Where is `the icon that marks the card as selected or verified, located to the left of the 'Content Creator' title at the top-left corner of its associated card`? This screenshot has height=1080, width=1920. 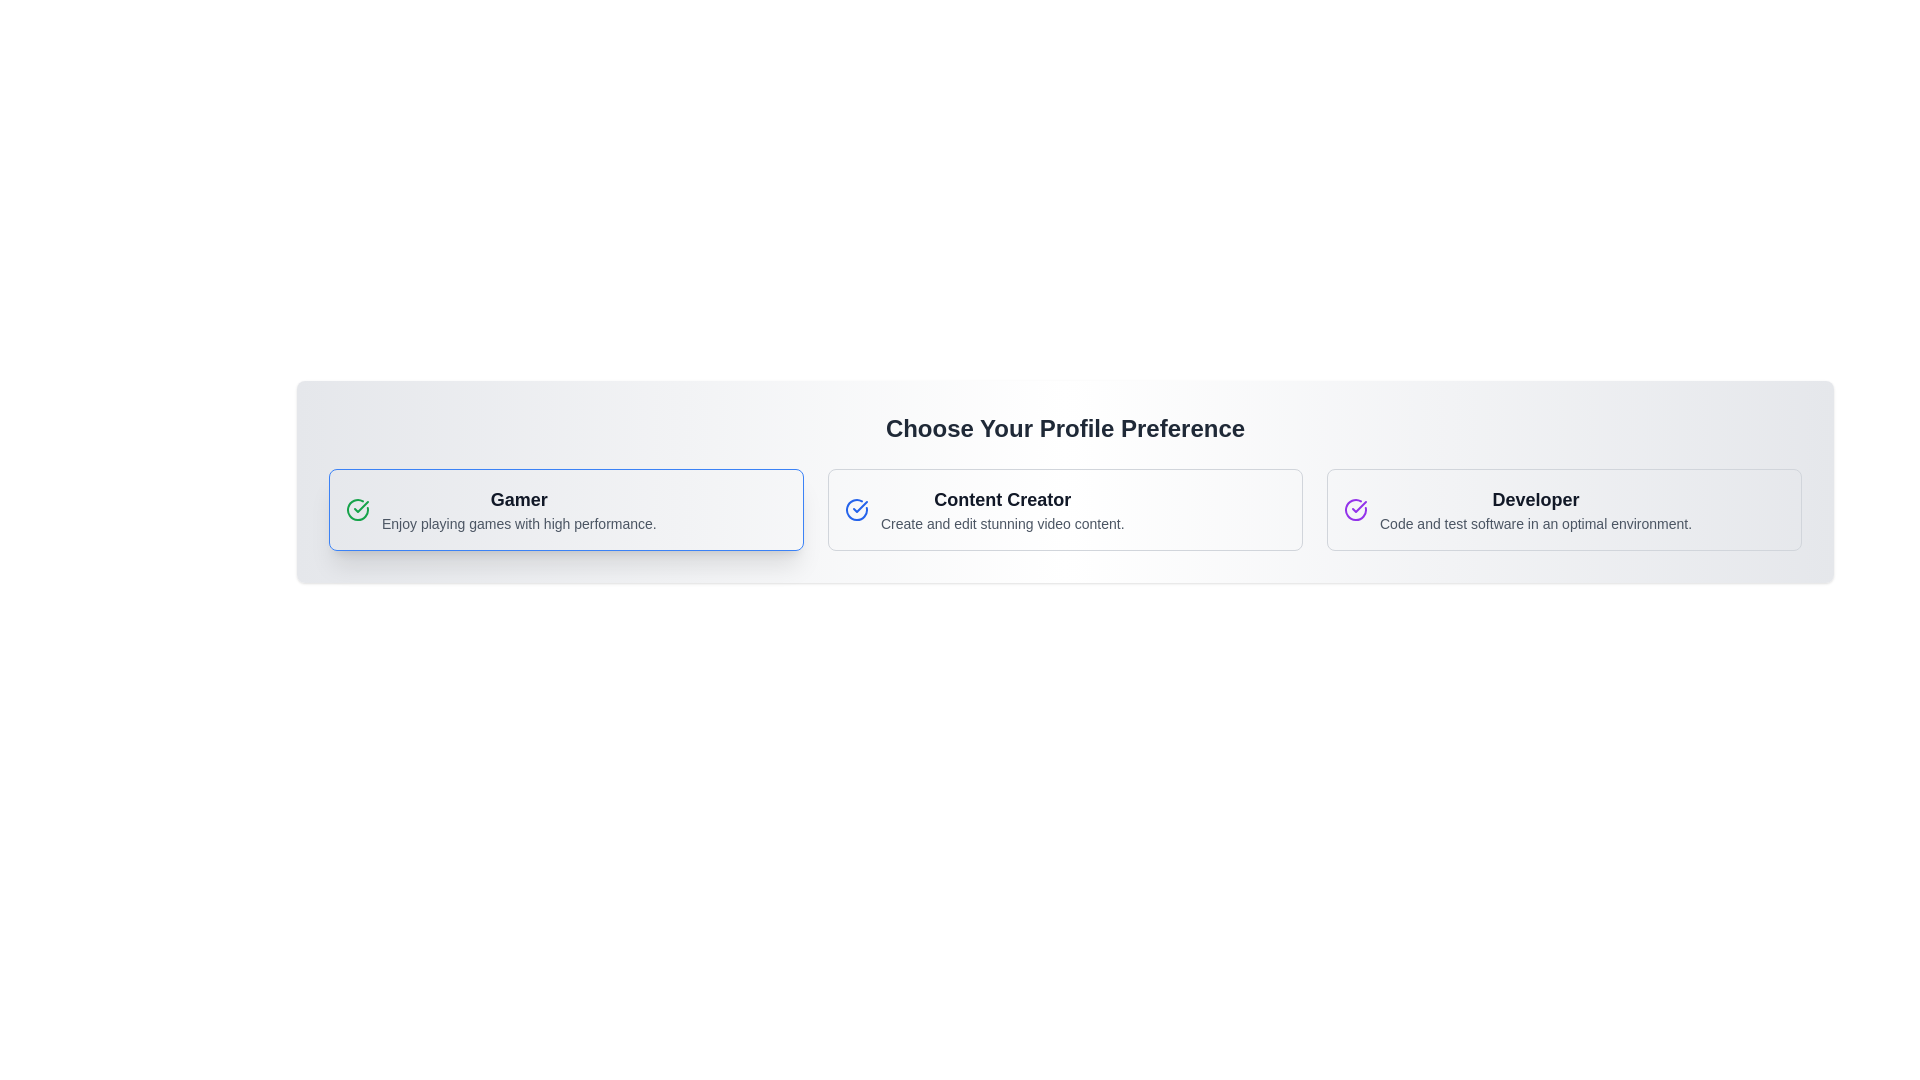 the icon that marks the card as selected or verified, located to the left of the 'Content Creator' title at the top-left corner of its associated card is located at coordinates (857, 508).